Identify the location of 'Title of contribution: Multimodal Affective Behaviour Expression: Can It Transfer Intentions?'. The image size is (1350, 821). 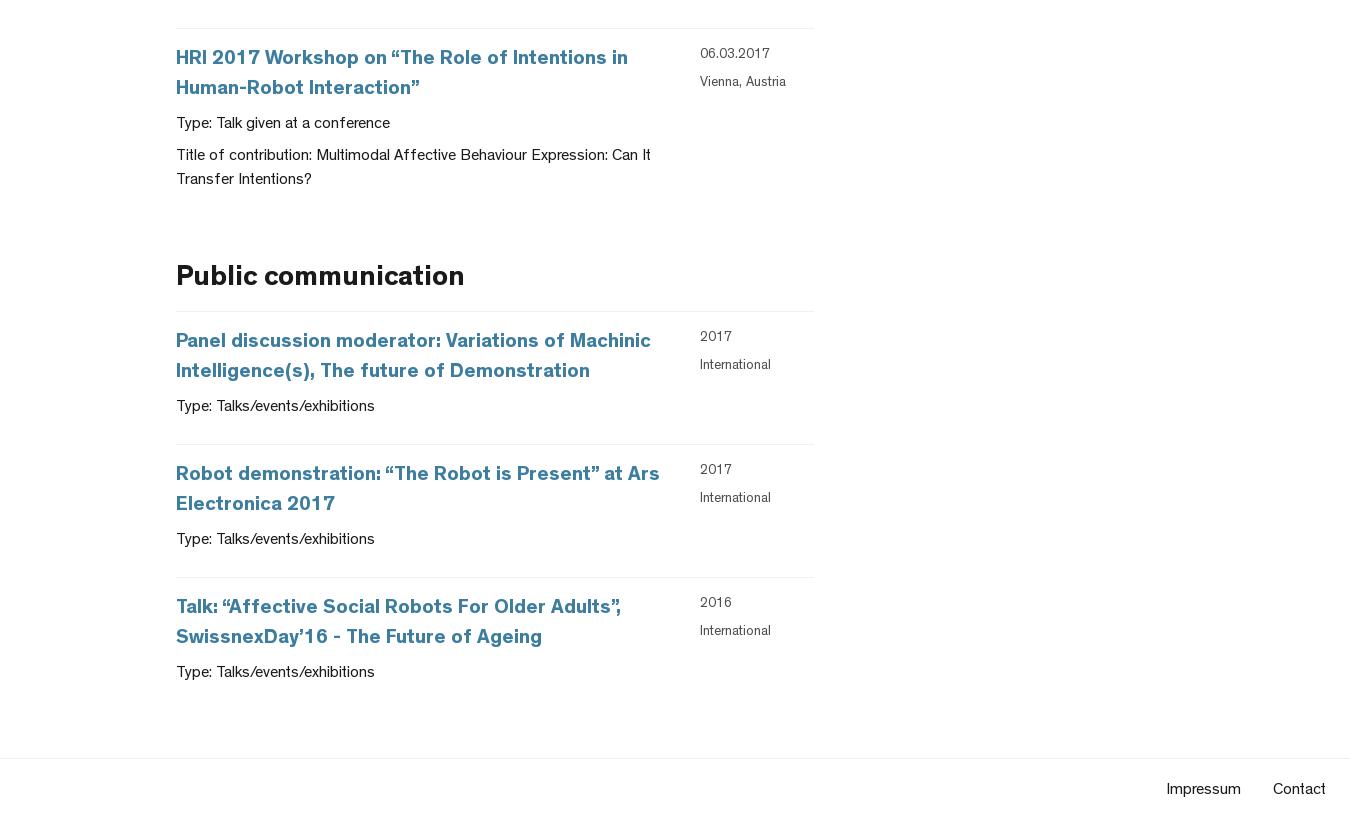
(413, 168).